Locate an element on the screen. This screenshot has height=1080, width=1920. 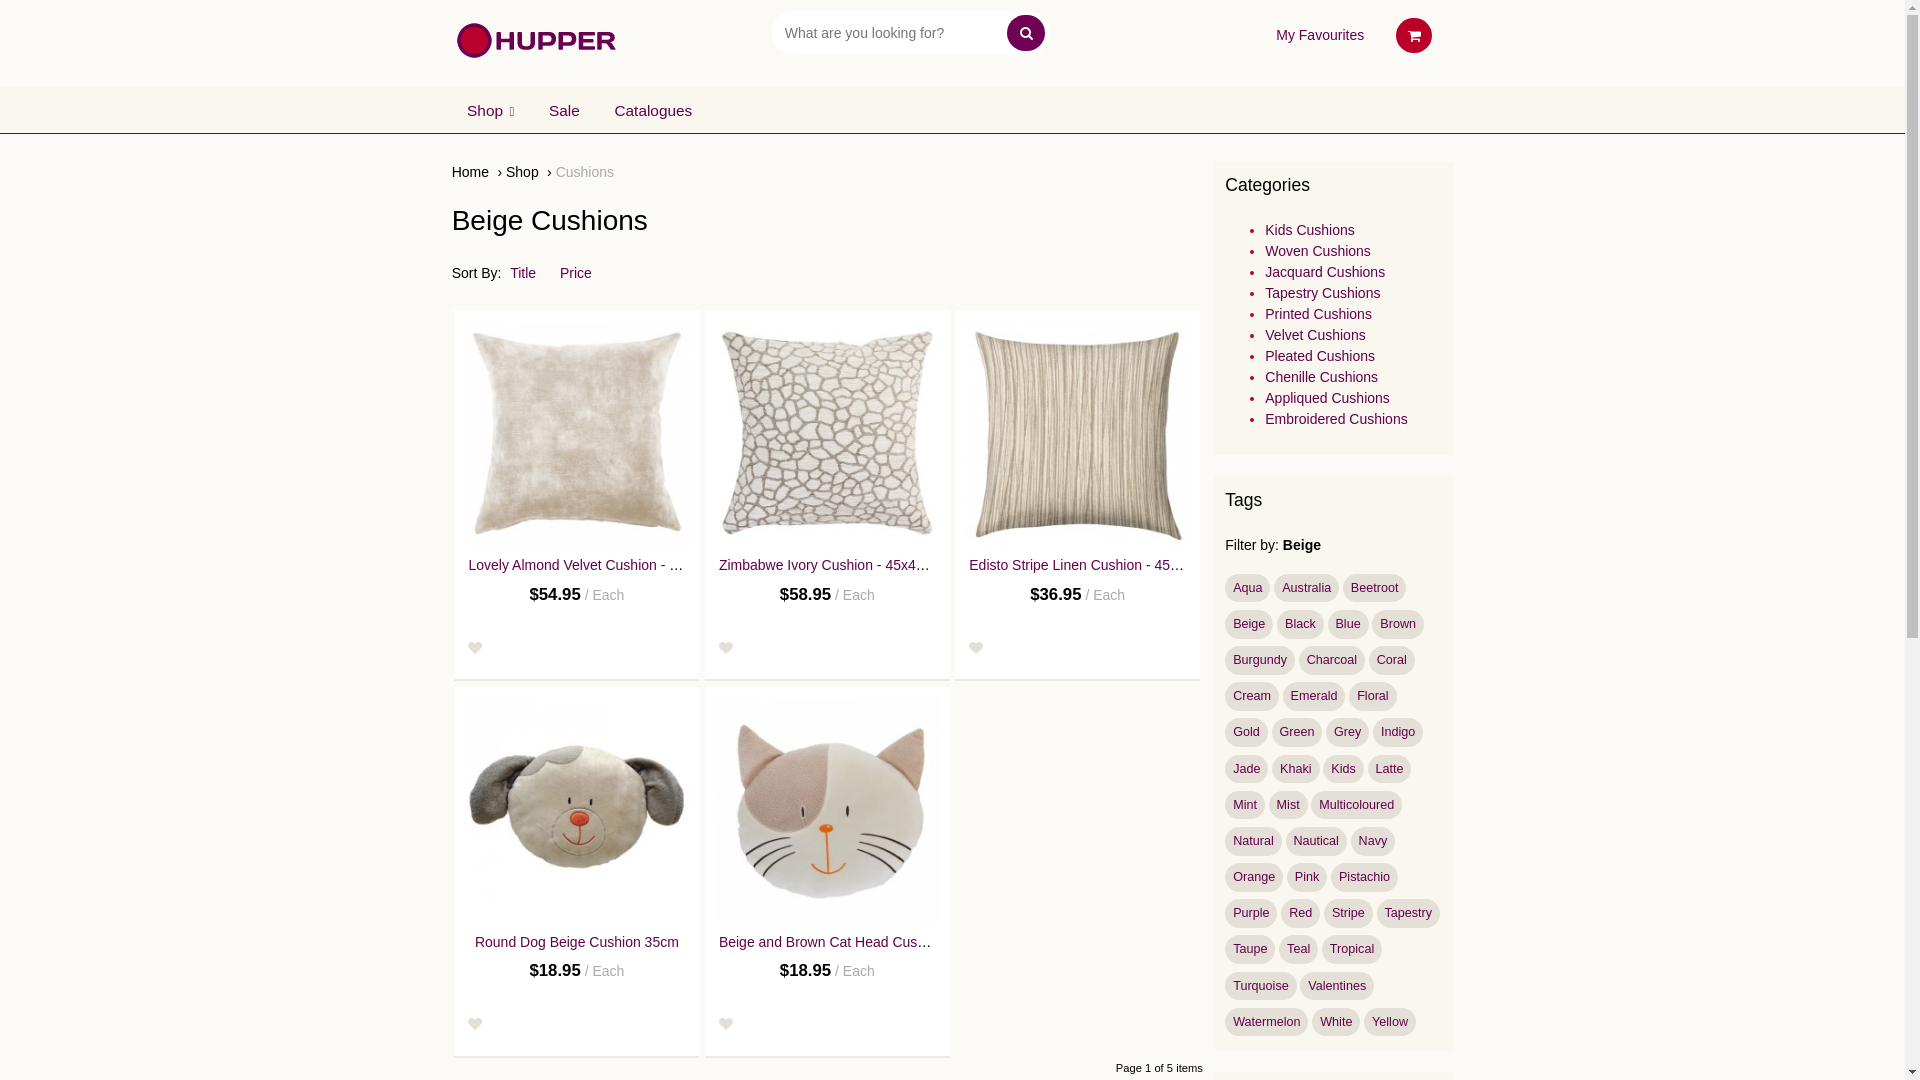
'Khaki' is located at coordinates (1295, 768).